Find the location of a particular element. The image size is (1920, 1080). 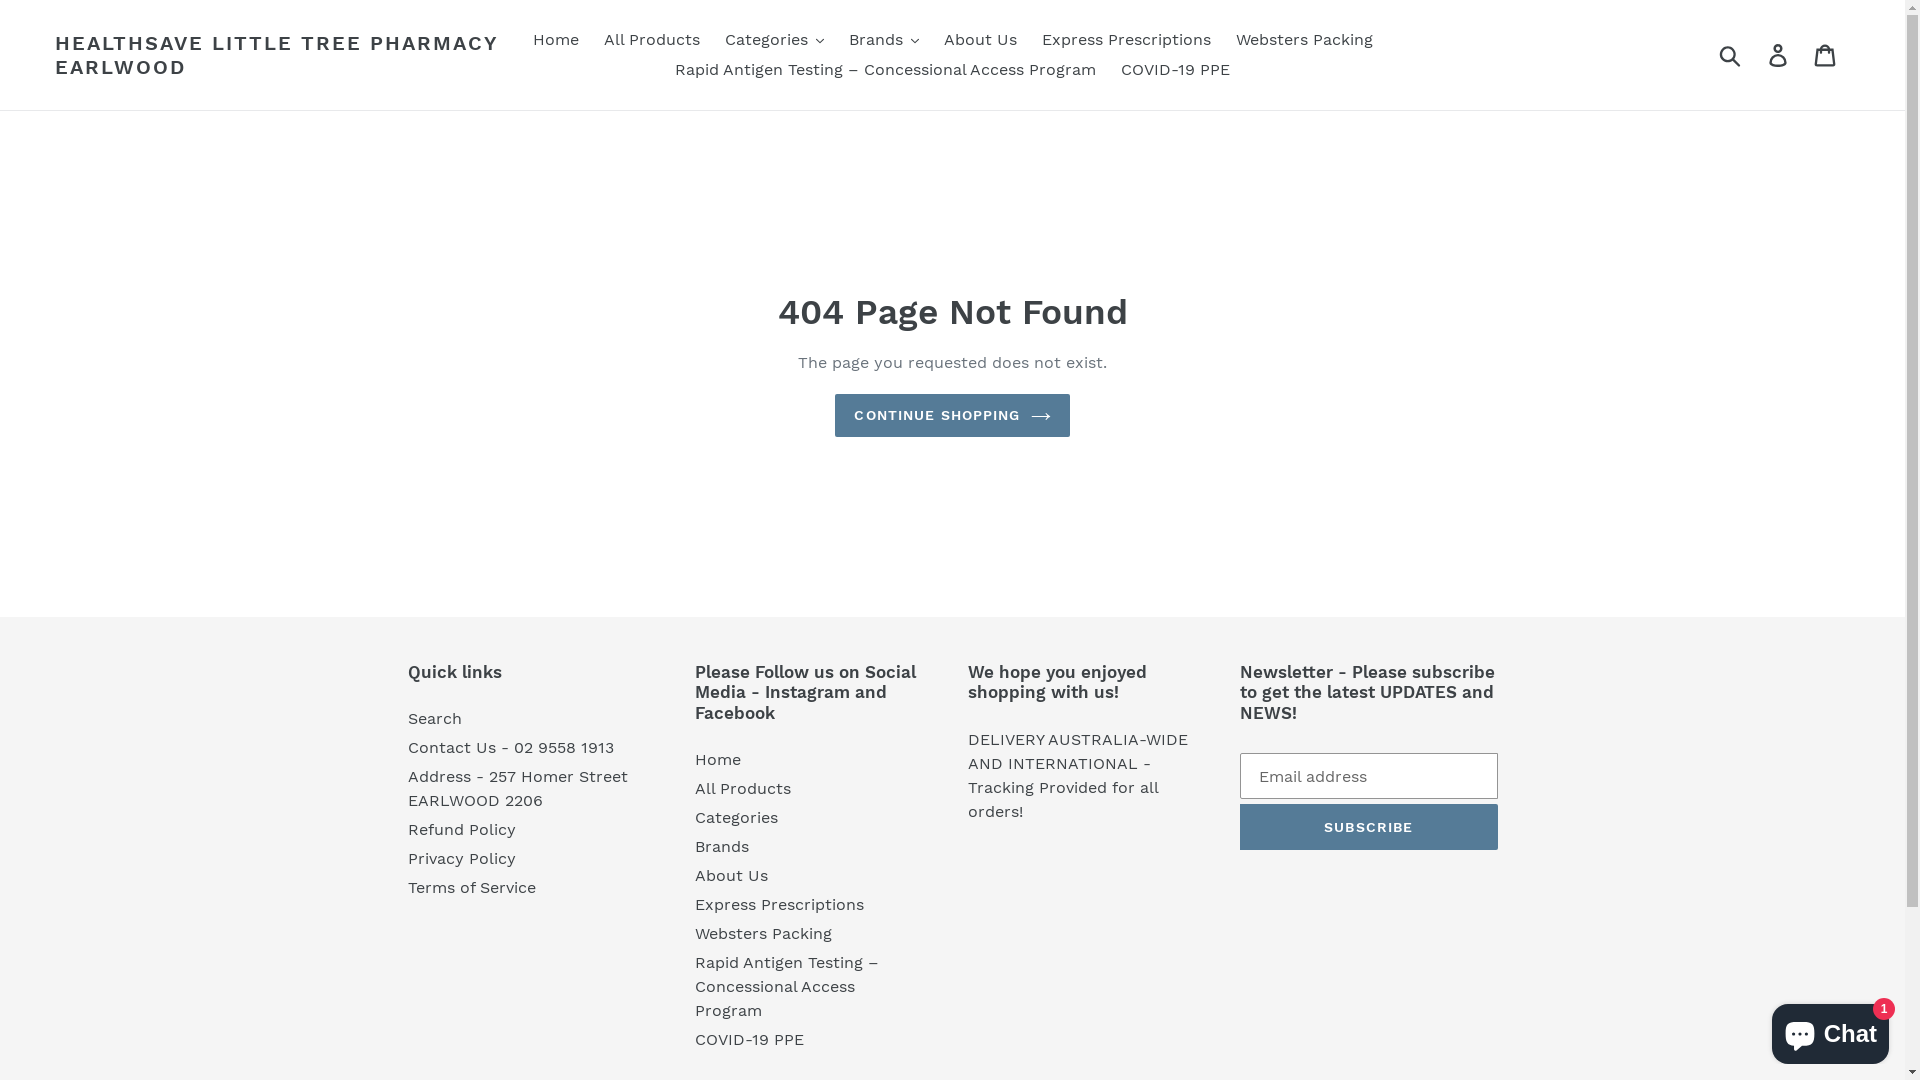

'COVID-19 PPE' is located at coordinates (748, 1038).